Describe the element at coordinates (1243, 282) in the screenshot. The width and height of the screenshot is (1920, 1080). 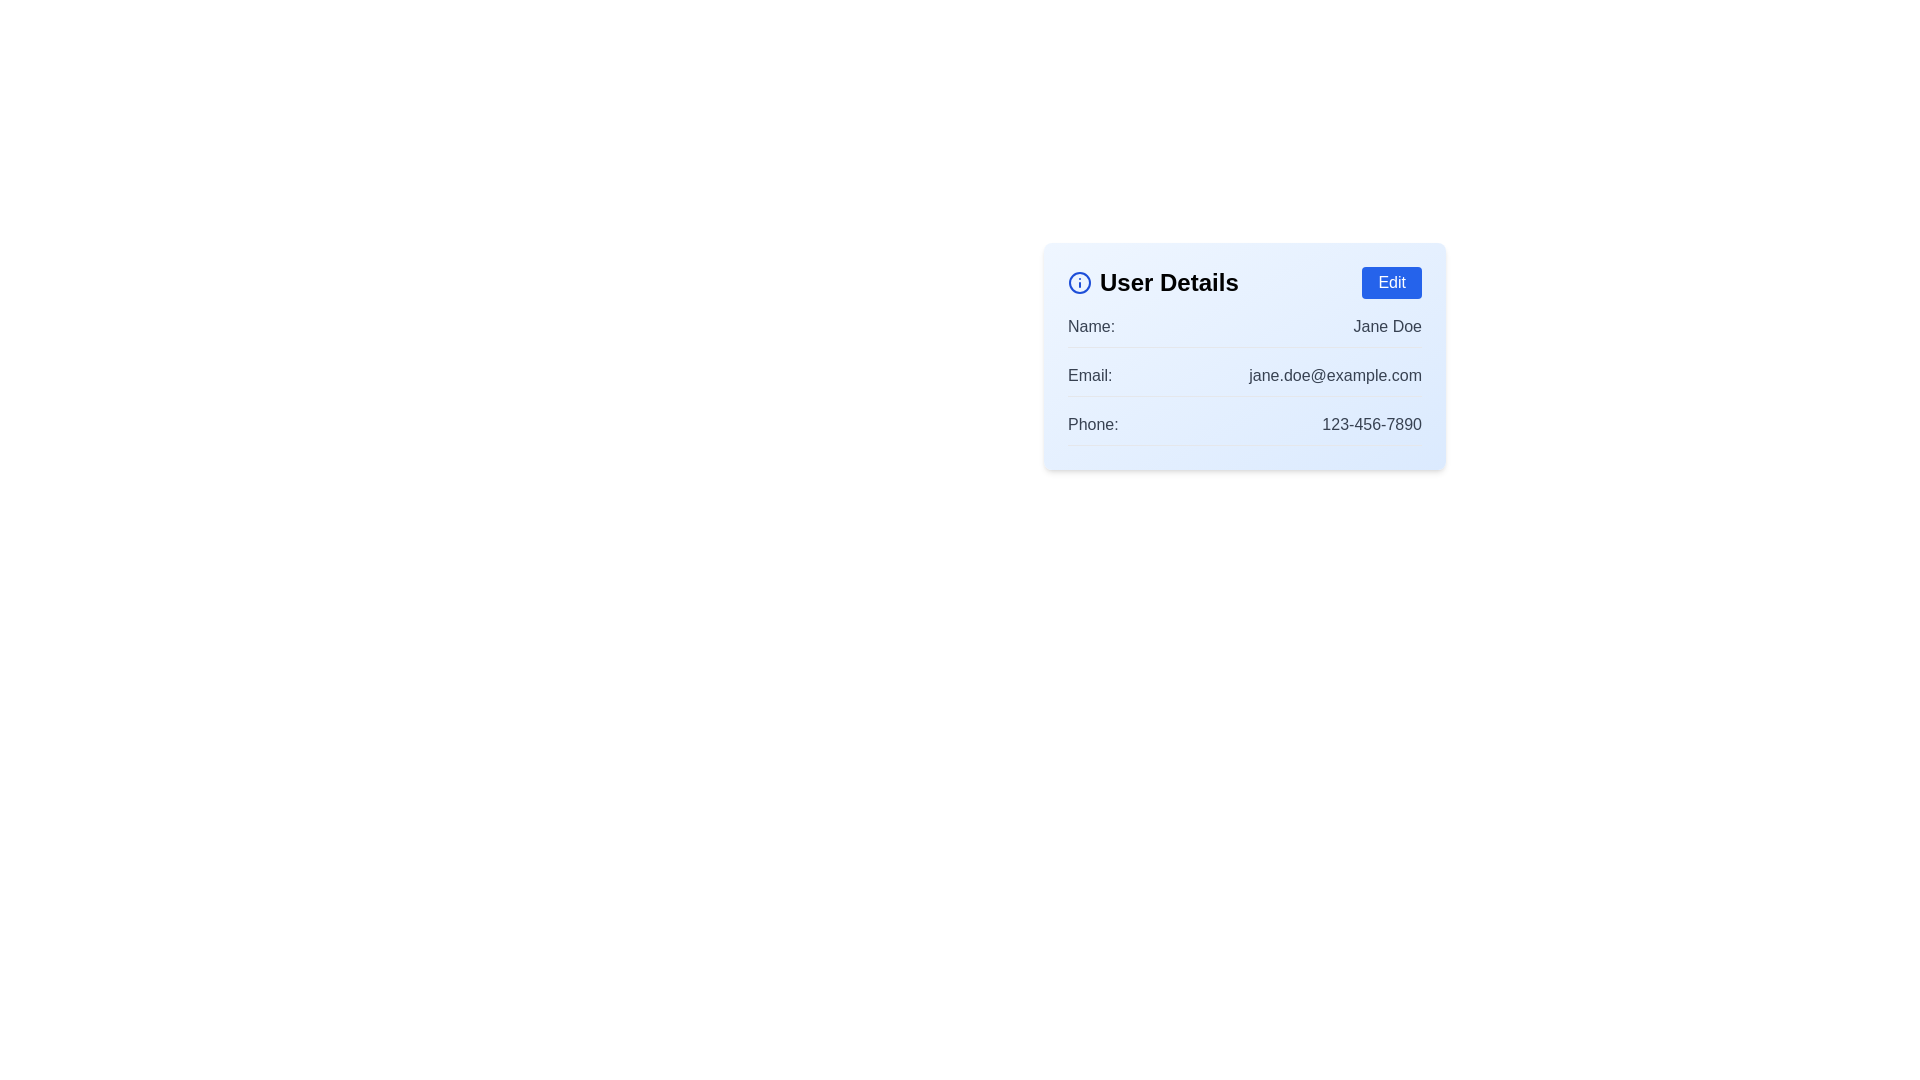
I see `the 'User Details' title text in the A header element located at the top of the user information section within the card` at that location.